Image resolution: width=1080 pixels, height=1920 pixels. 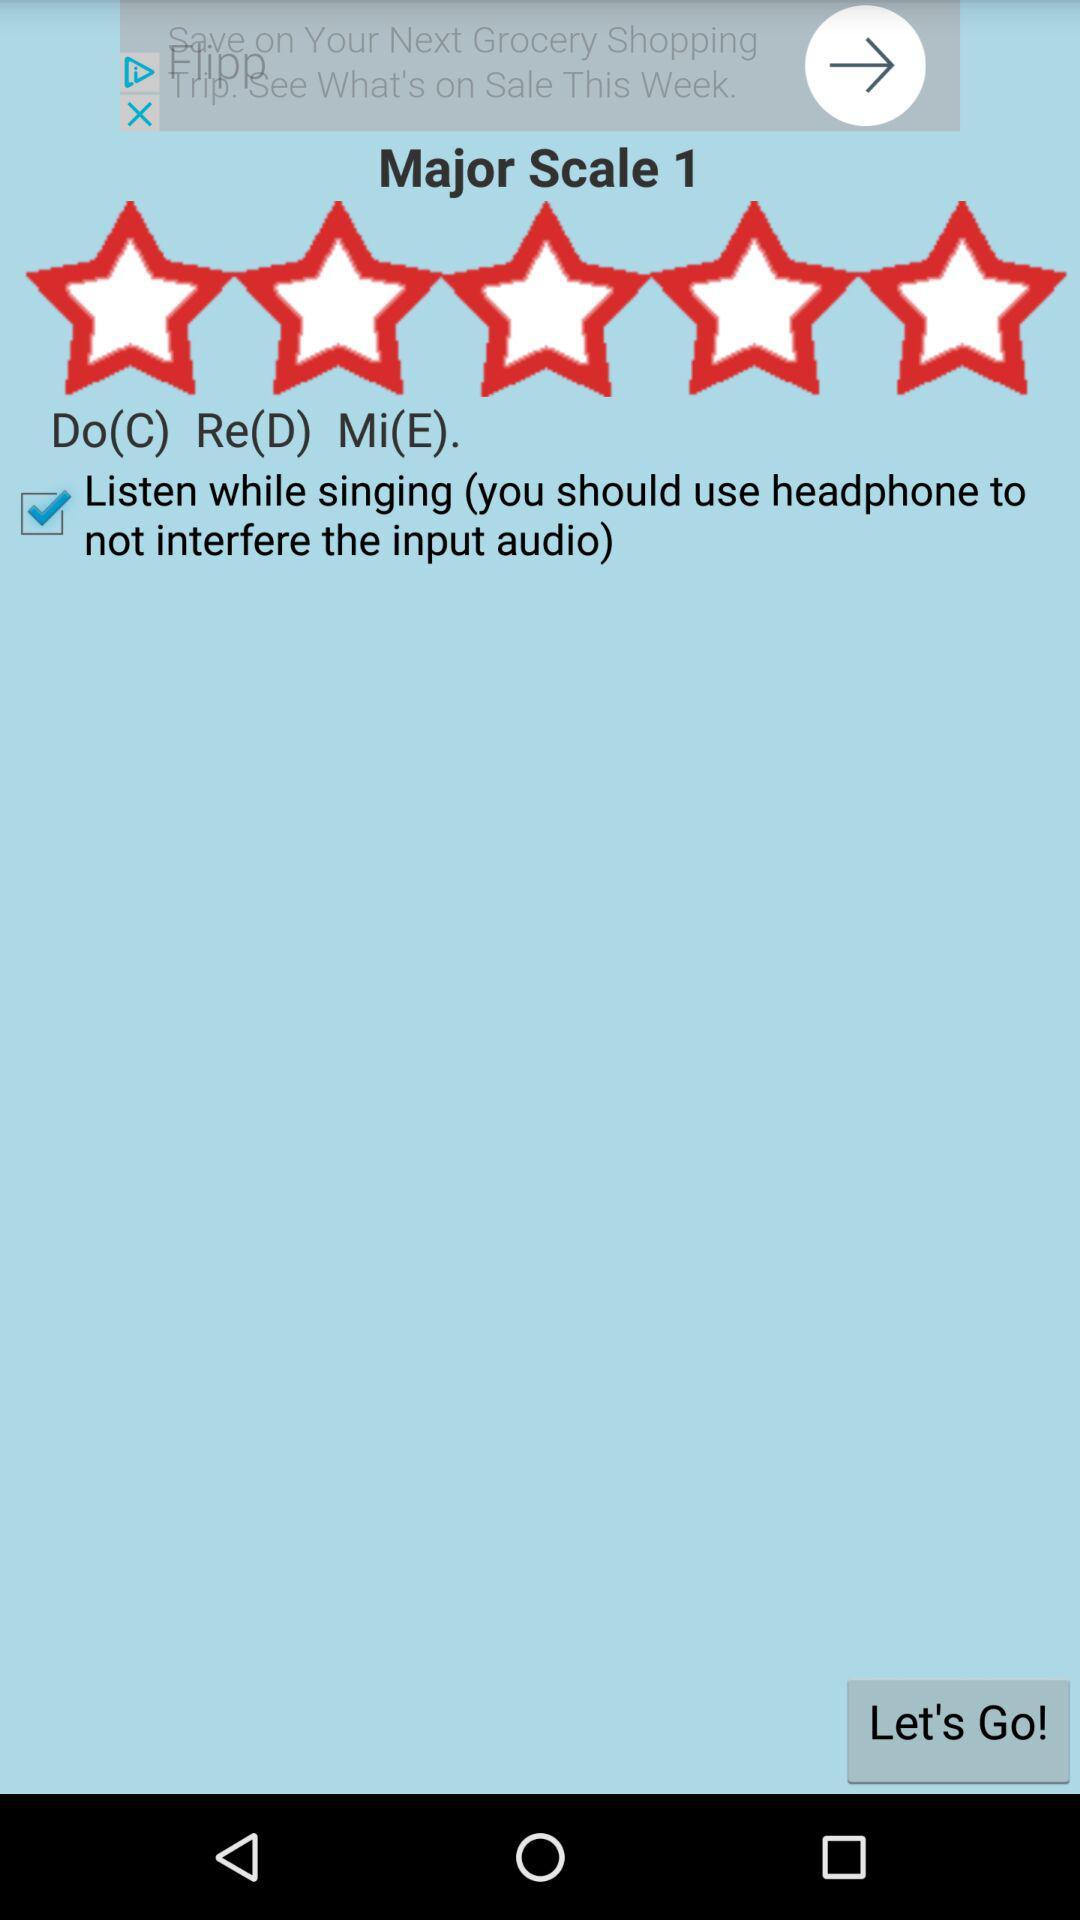 I want to click on share article, so click(x=540, y=65).